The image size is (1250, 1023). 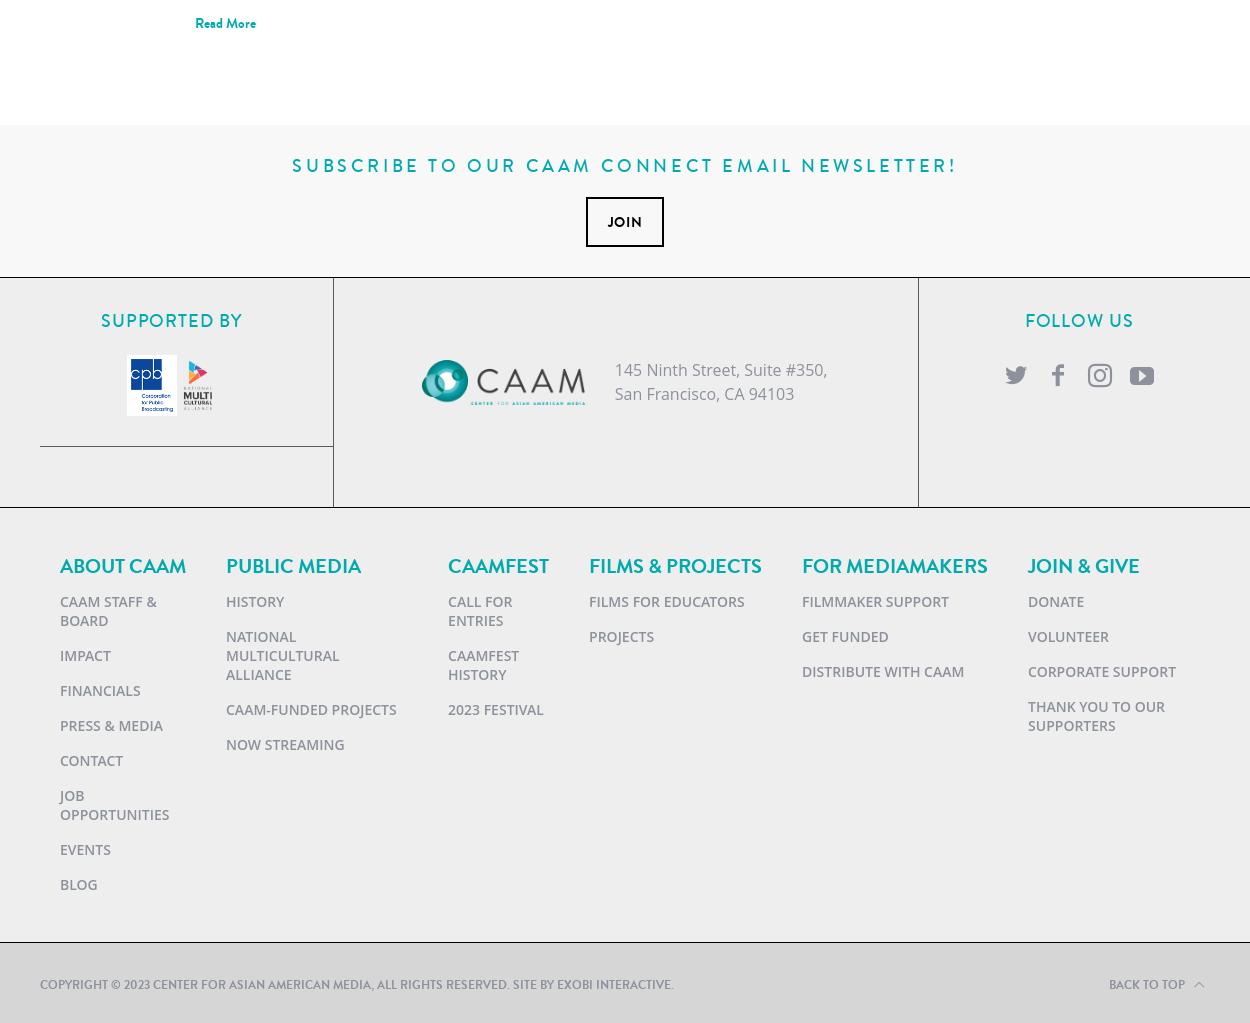 What do you see at coordinates (1083, 565) in the screenshot?
I see `'JOIN & GIVE'` at bounding box center [1083, 565].